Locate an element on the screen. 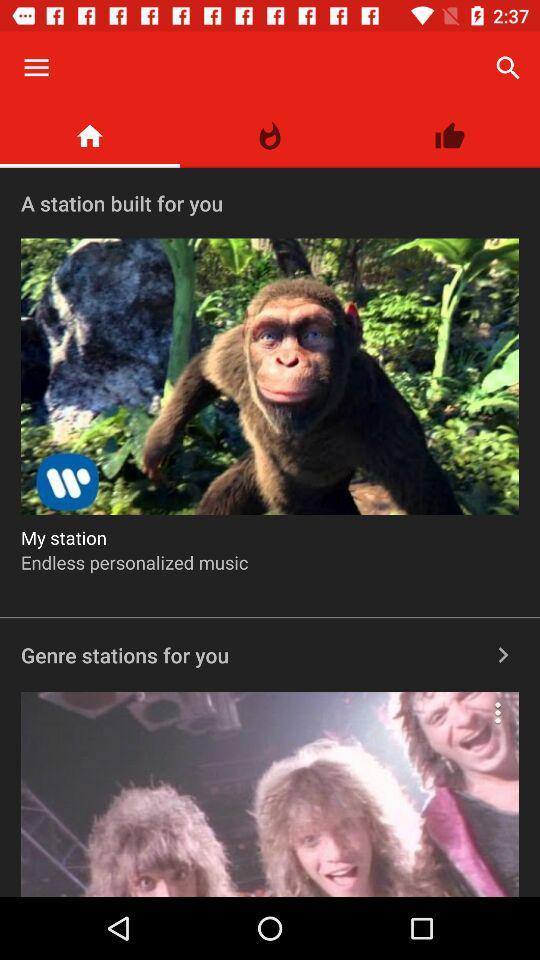  the item above the a station built icon is located at coordinates (270, 135).